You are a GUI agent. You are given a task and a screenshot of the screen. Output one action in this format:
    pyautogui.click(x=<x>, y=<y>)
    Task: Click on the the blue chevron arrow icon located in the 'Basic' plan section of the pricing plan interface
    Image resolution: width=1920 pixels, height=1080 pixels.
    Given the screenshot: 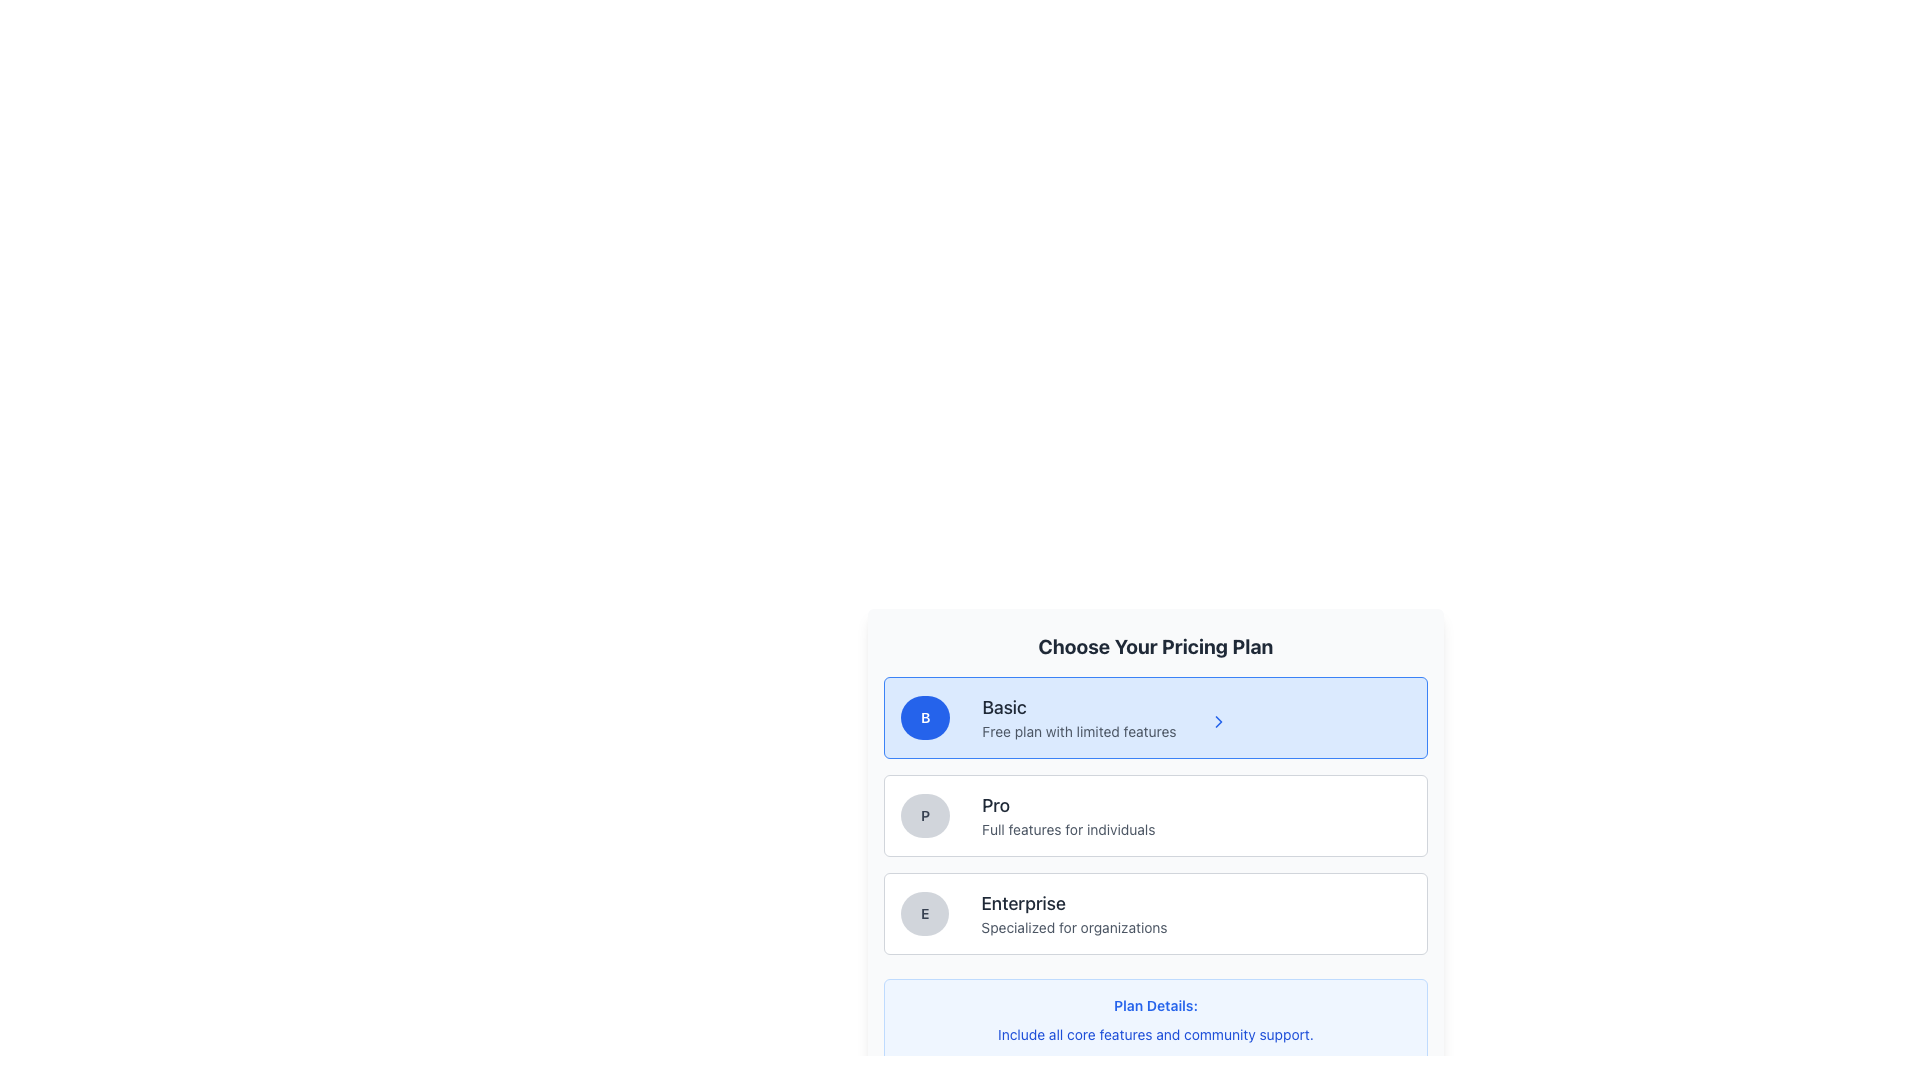 What is the action you would take?
    pyautogui.click(x=1217, y=721)
    